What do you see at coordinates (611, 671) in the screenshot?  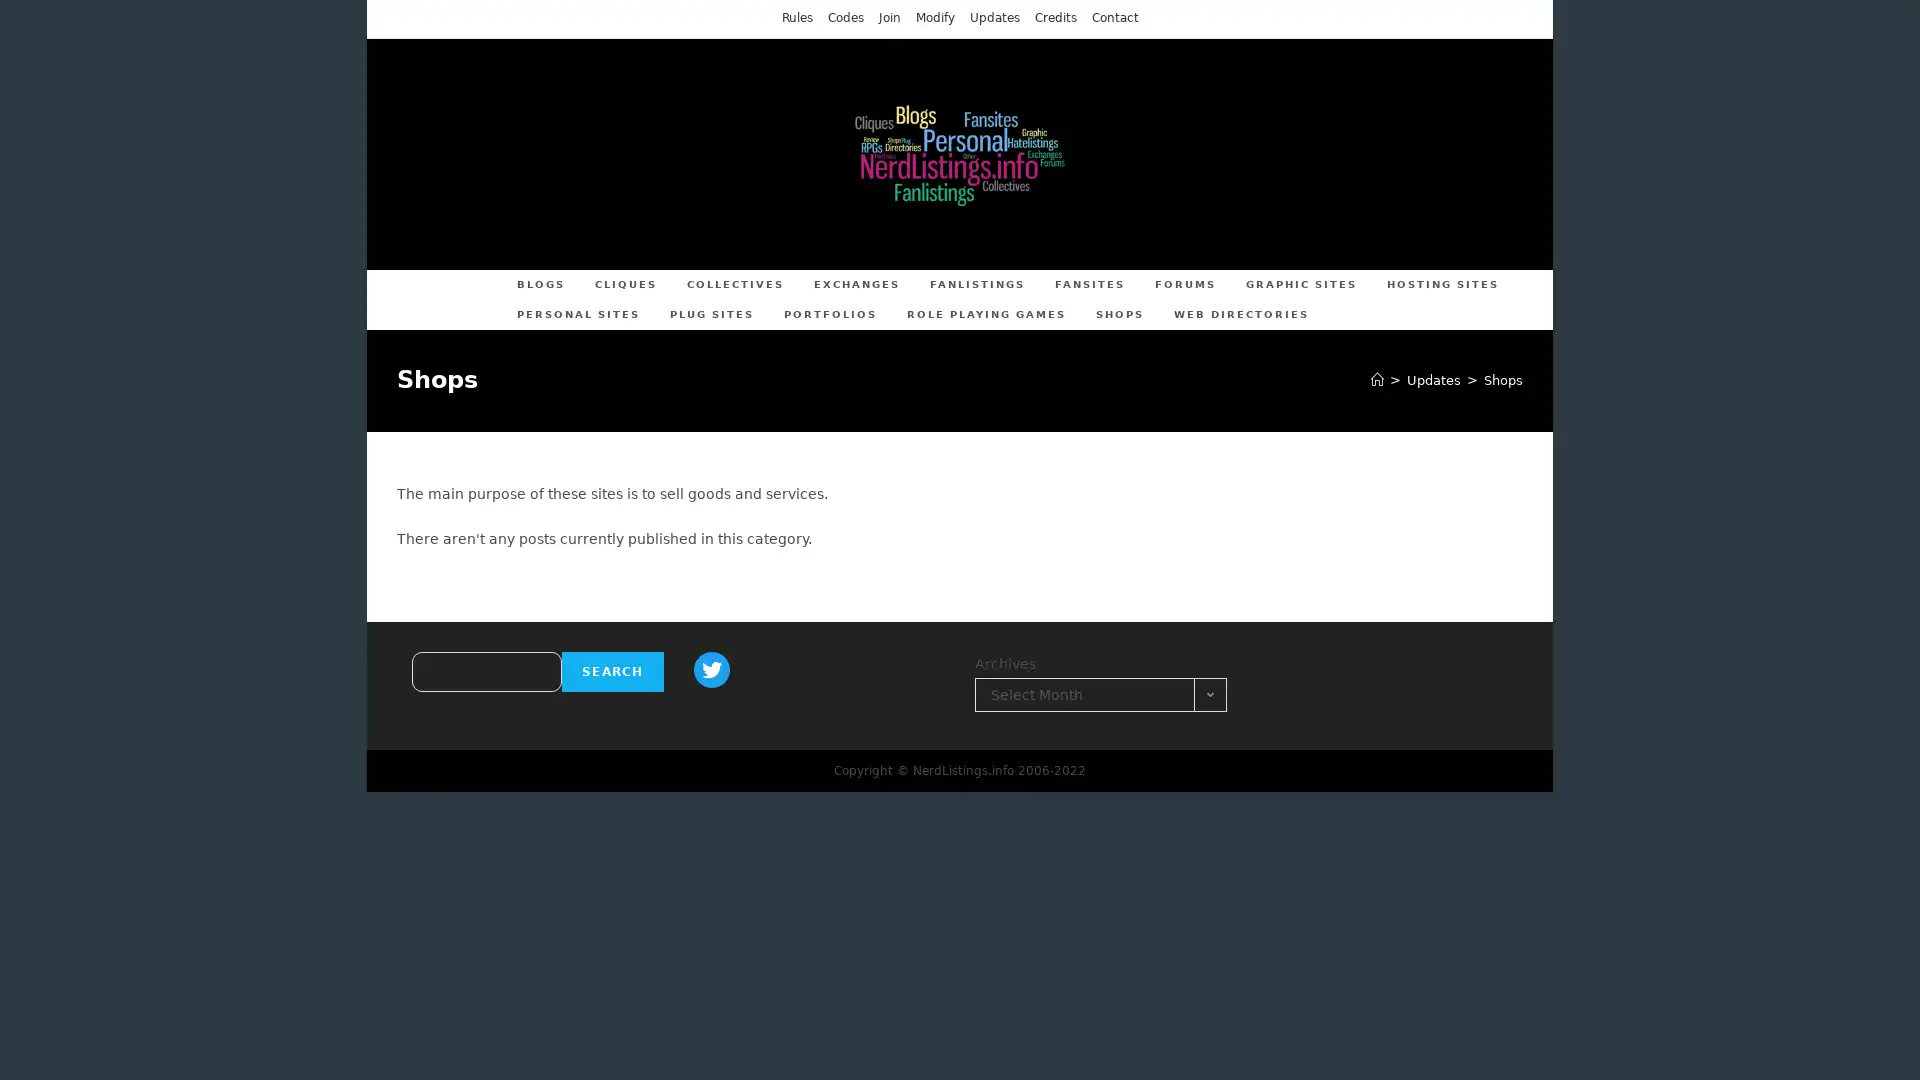 I see `SEARCH` at bounding box center [611, 671].